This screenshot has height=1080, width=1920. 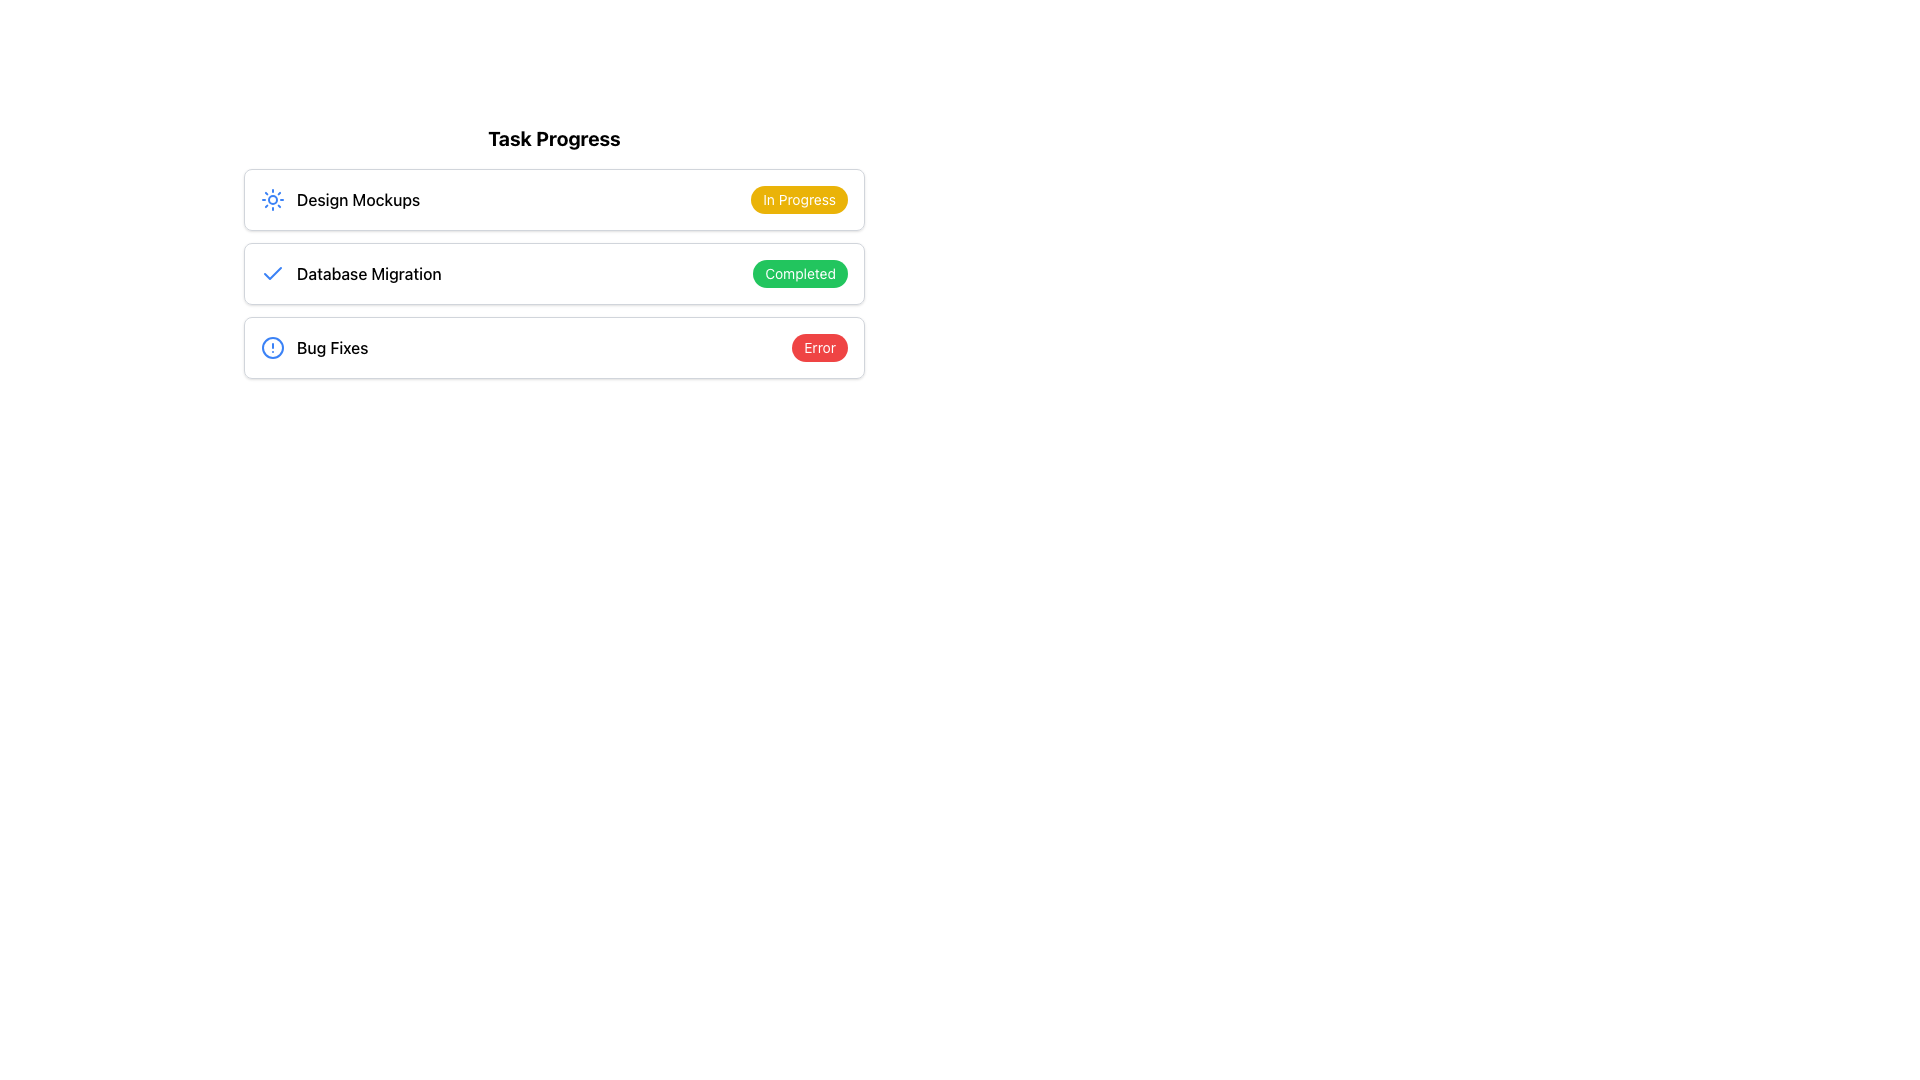 What do you see at coordinates (332, 346) in the screenshot?
I see `the 'Bug Fixes' text label, which is the third entry in the vertical task list, located below 'Design Mockups' and 'Database Migration'` at bounding box center [332, 346].